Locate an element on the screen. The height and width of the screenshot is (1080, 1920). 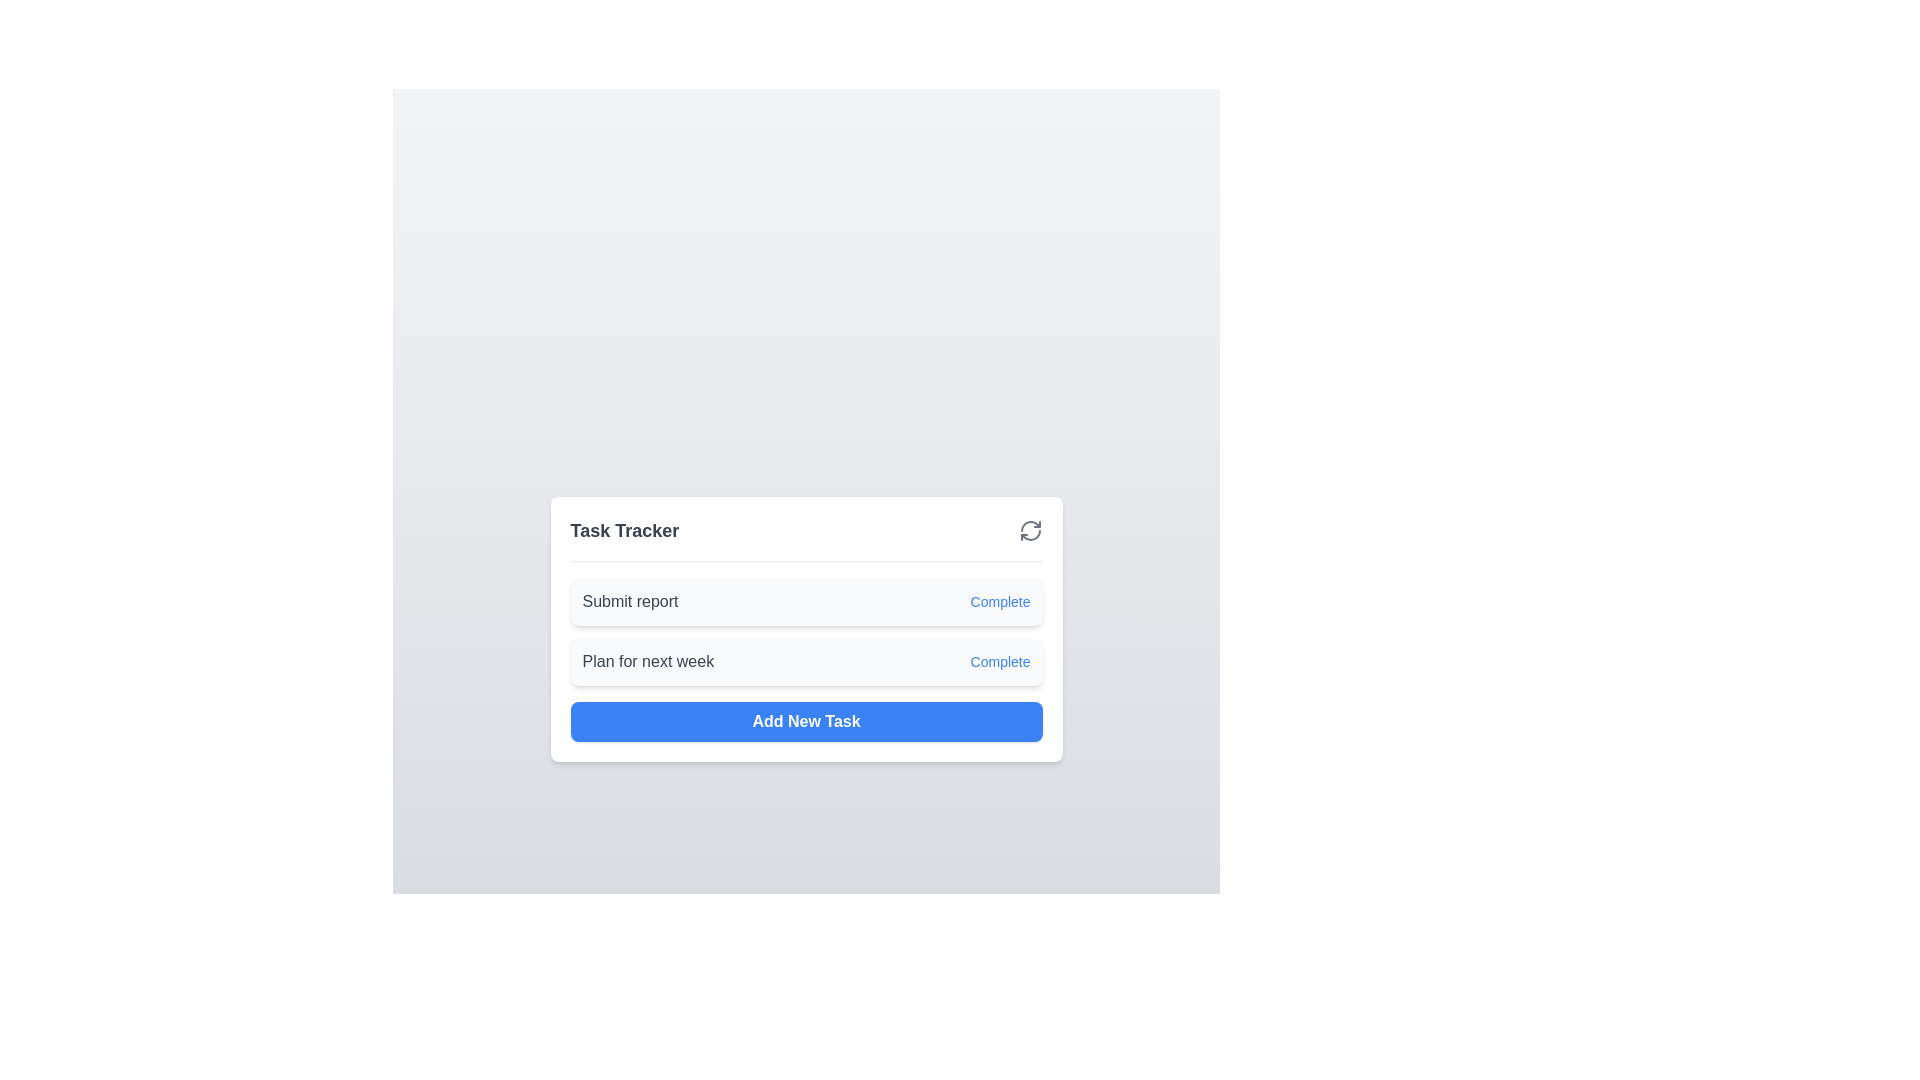
the hyperlink styled as a button that marks the 'Submit report' task as completed is located at coordinates (1000, 600).